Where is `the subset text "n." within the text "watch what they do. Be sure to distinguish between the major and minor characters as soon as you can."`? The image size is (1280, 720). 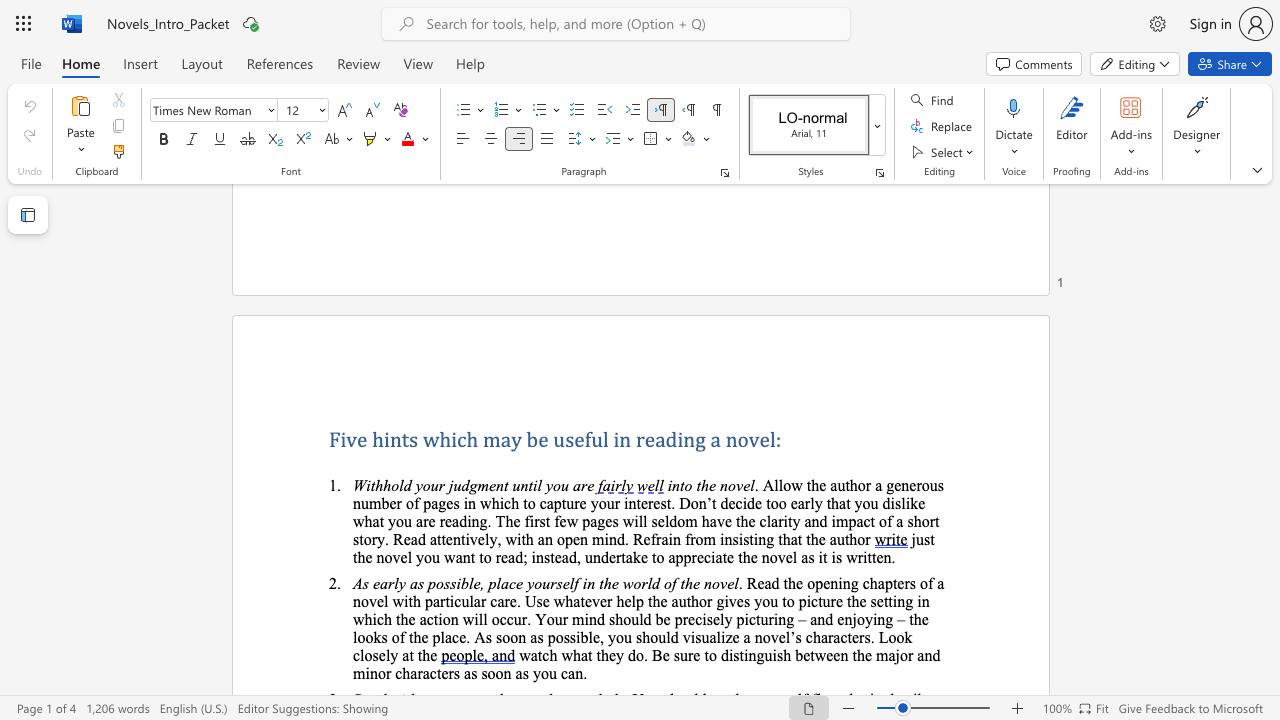 the subset text "n." within the text "watch what they do. Be sure to distinguish between the major and minor characters as soon as you can." is located at coordinates (574, 673).